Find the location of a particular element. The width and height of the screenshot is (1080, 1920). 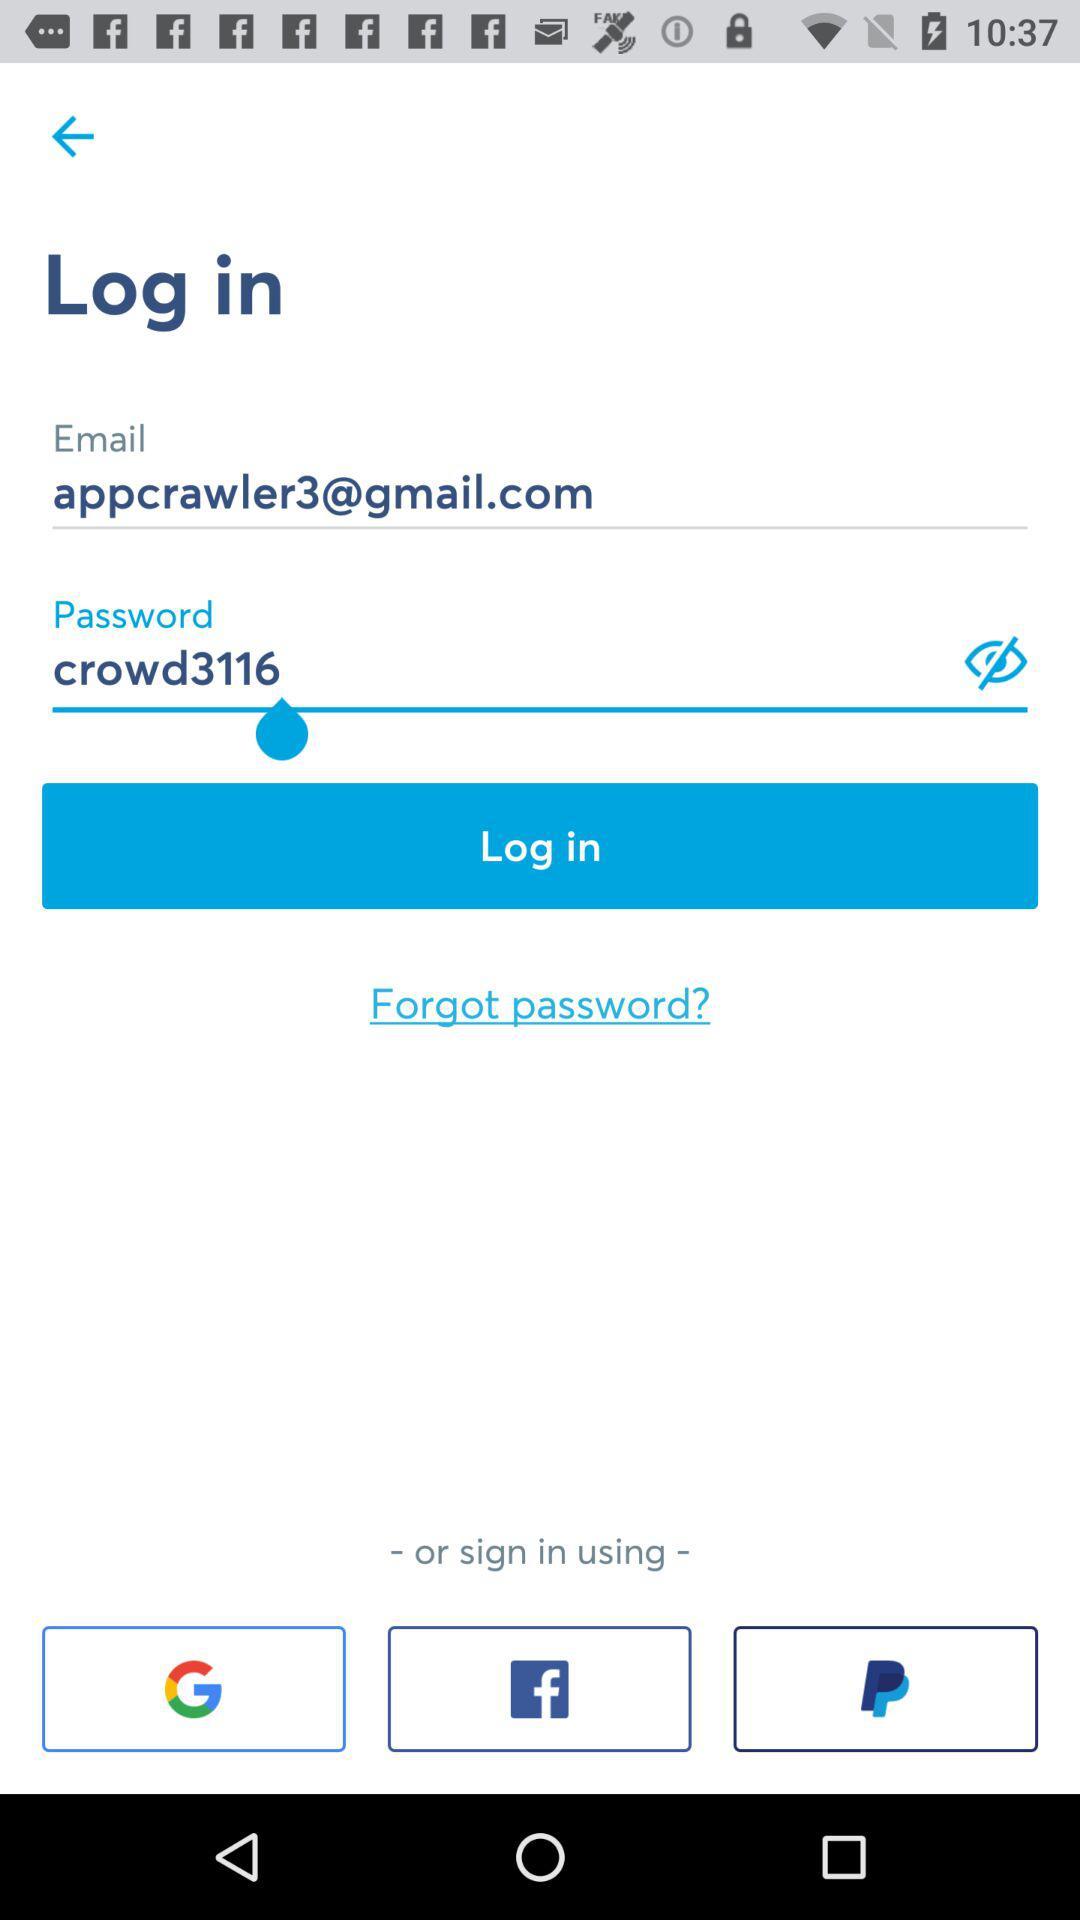

the forgot password? is located at coordinates (540, 1003).